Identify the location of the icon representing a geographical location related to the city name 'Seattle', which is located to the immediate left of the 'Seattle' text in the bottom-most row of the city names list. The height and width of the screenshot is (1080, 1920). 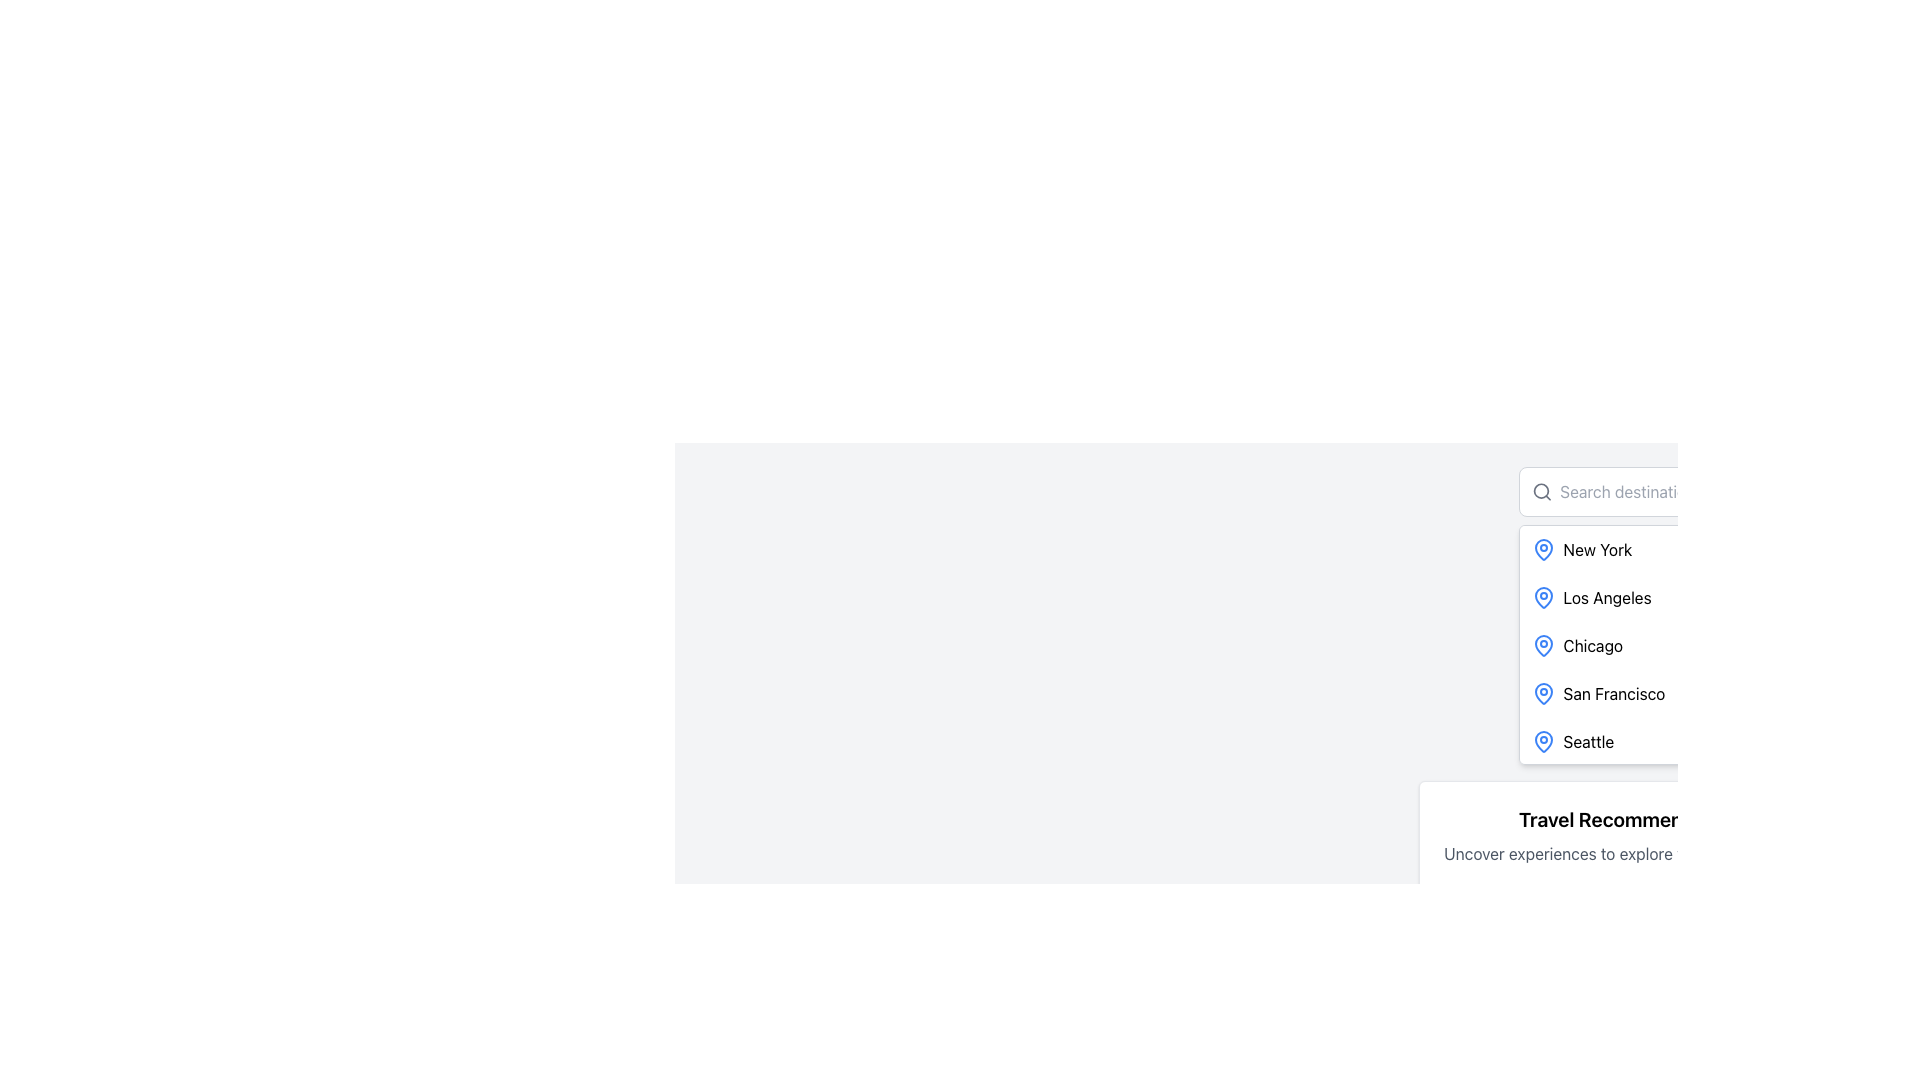
(1542, 741).